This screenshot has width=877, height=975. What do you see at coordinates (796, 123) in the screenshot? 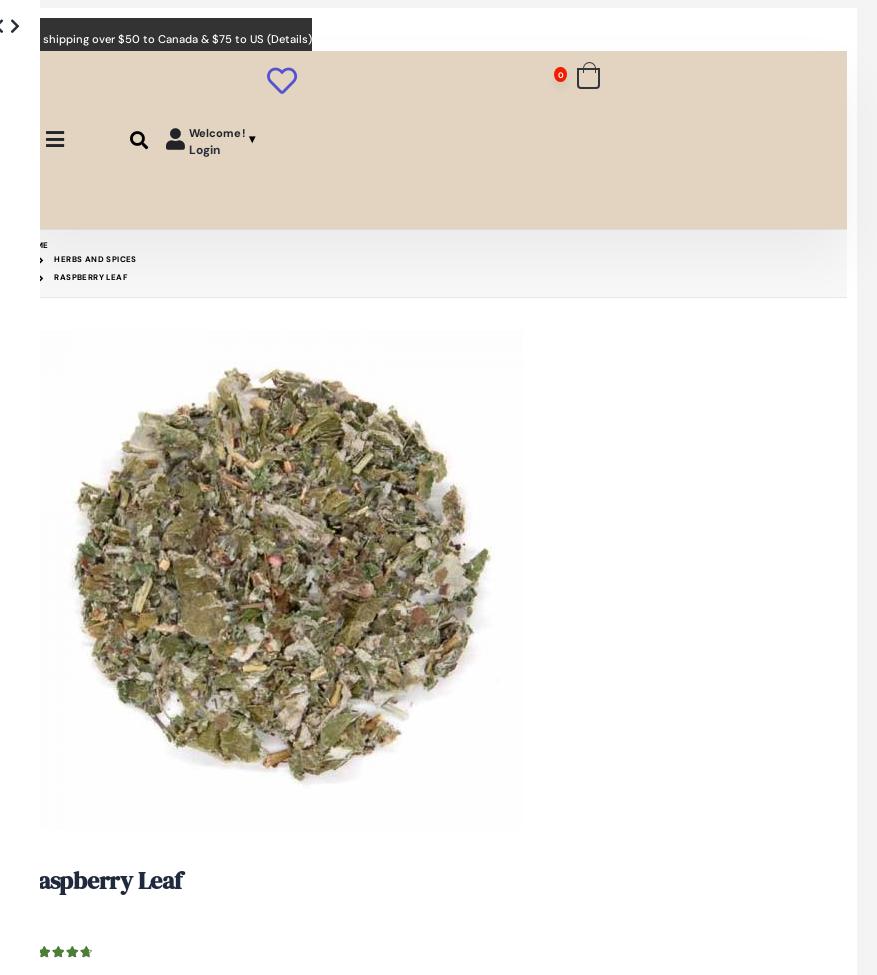
I see `'View Cart'` at bounding box center [796, 123].